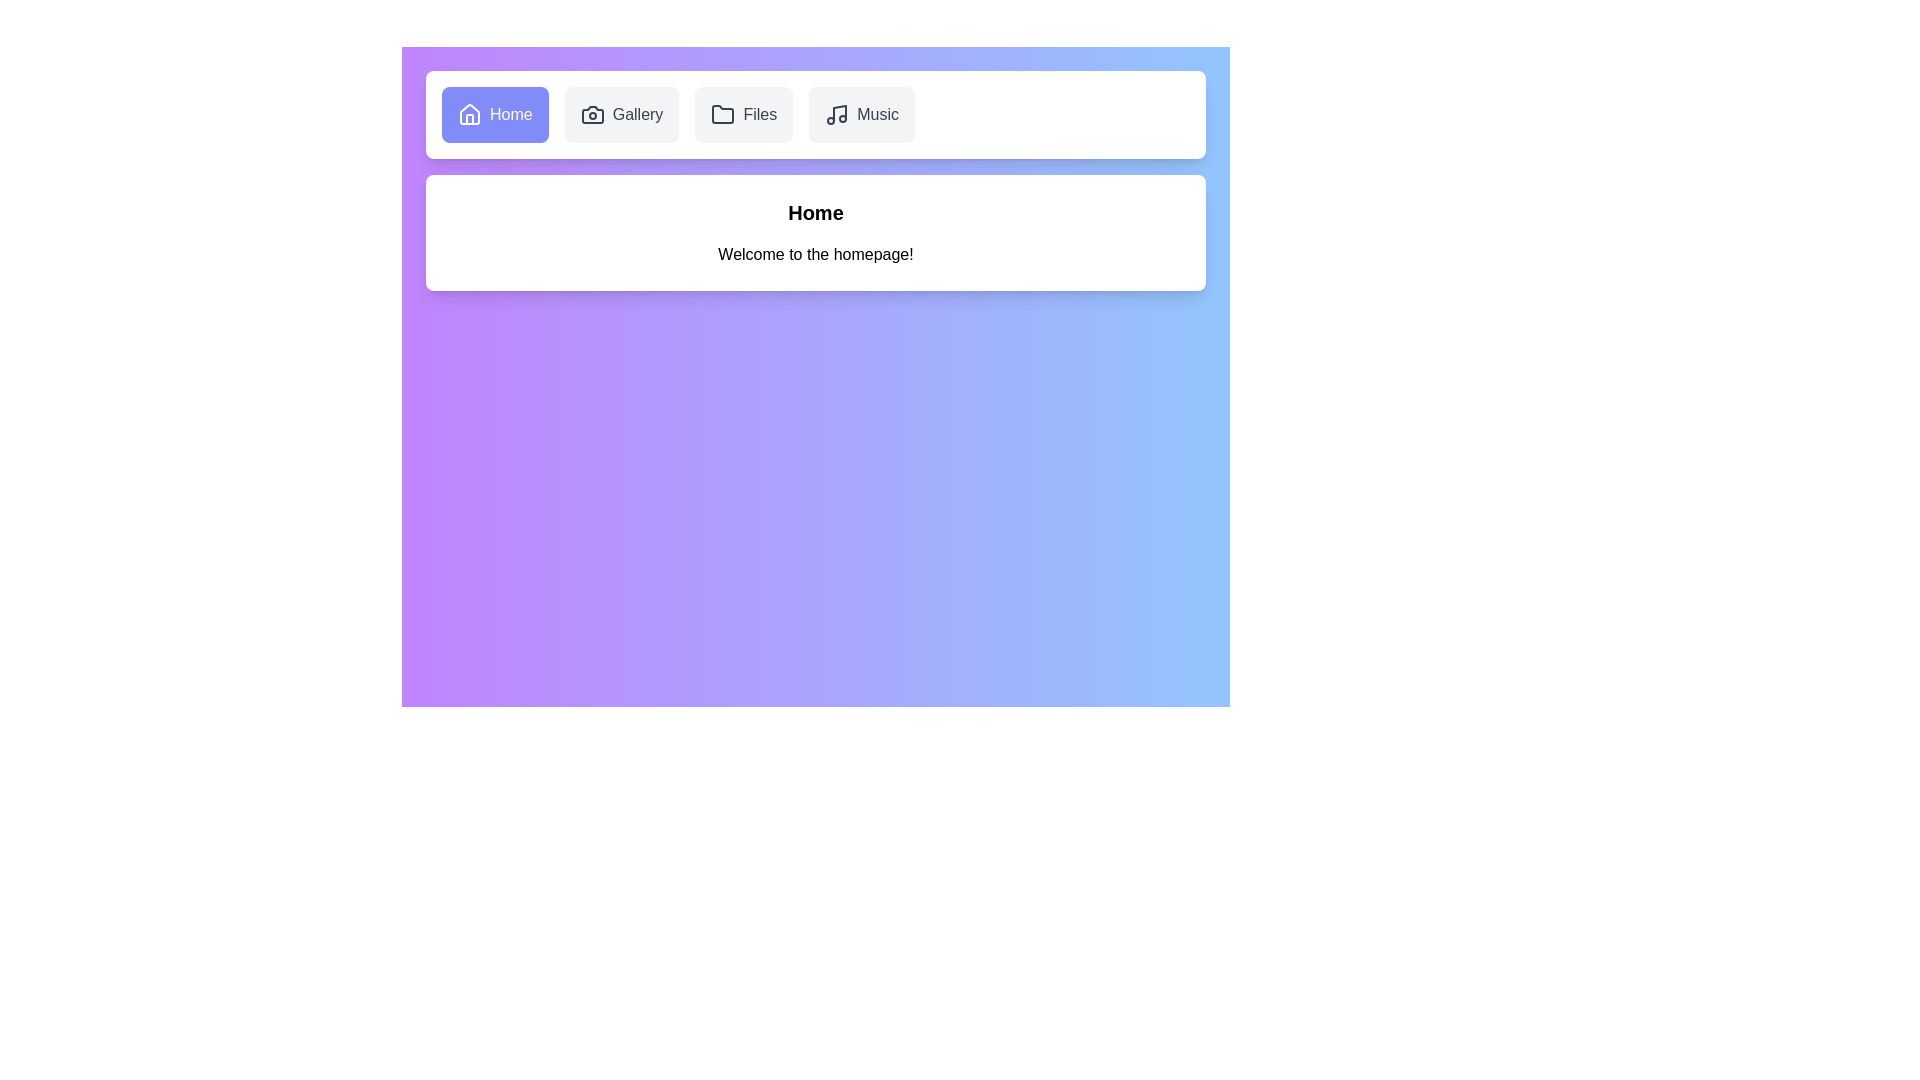  I want to click on the button labeled Files to observe visual feedback, so click(743, 115).